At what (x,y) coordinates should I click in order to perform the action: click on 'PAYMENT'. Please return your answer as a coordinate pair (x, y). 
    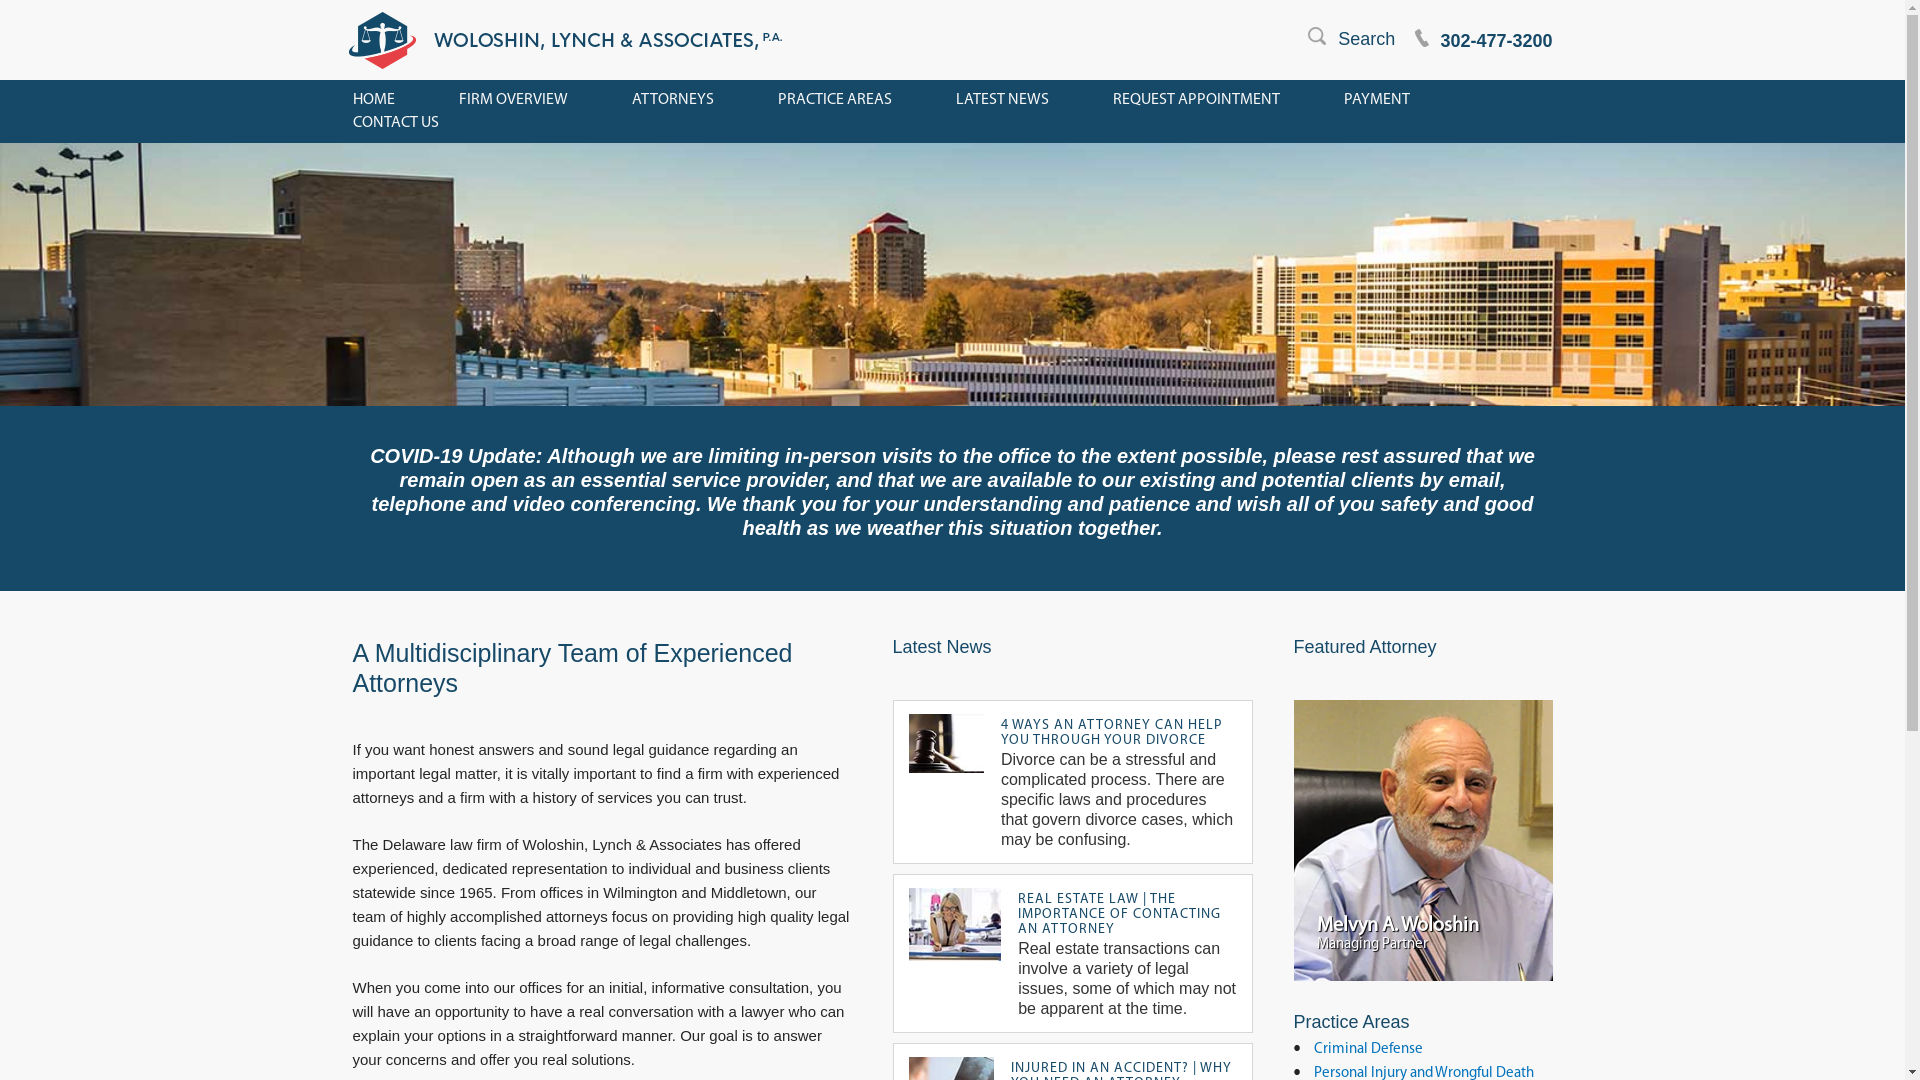
    Looking at the image, I should click on (1344, 100).